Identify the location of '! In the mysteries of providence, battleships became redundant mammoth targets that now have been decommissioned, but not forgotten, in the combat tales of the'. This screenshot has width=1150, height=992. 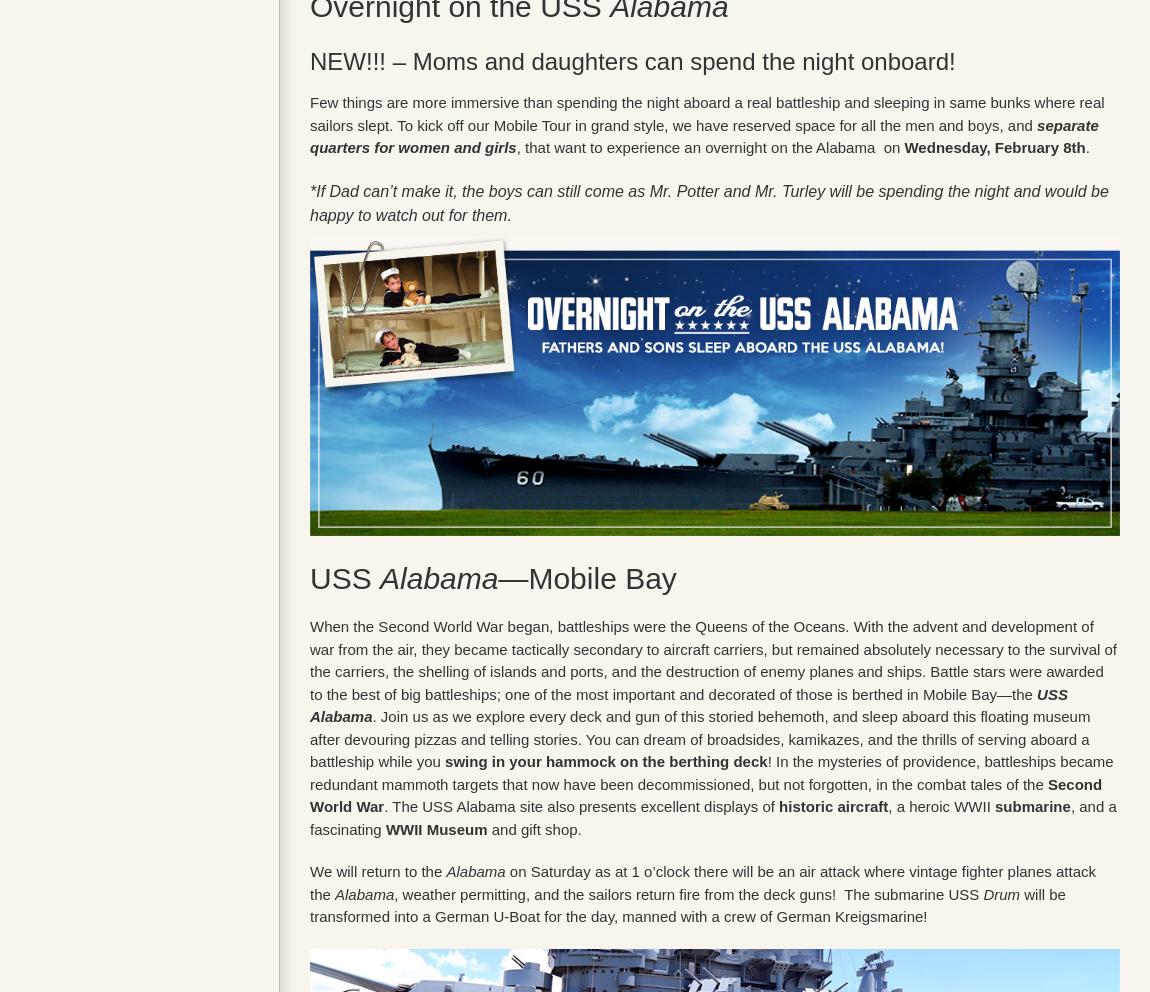
(710, 771).